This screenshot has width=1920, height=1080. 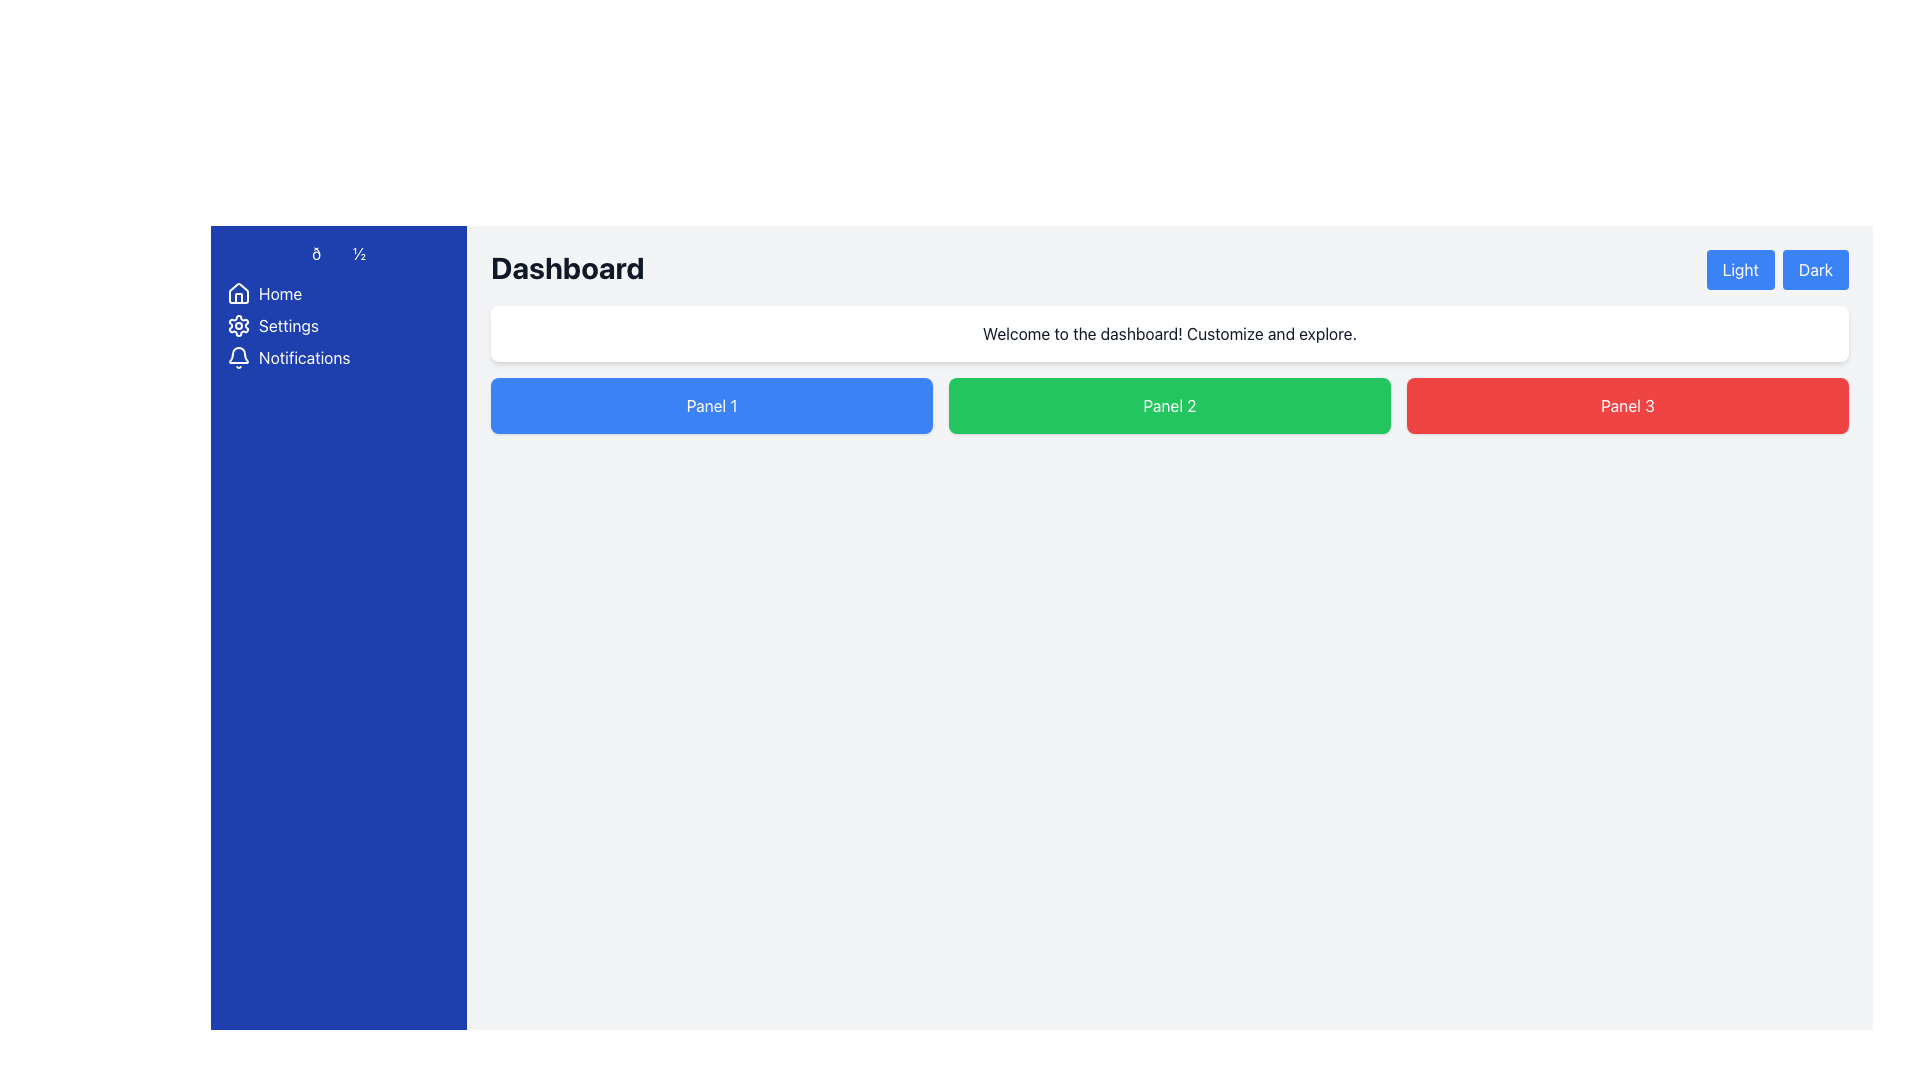 I want to click on the bell icon representing notifications, located as the leftmost element in the navigation bar below the 'Settings' entry, so click(x=239, y=357).